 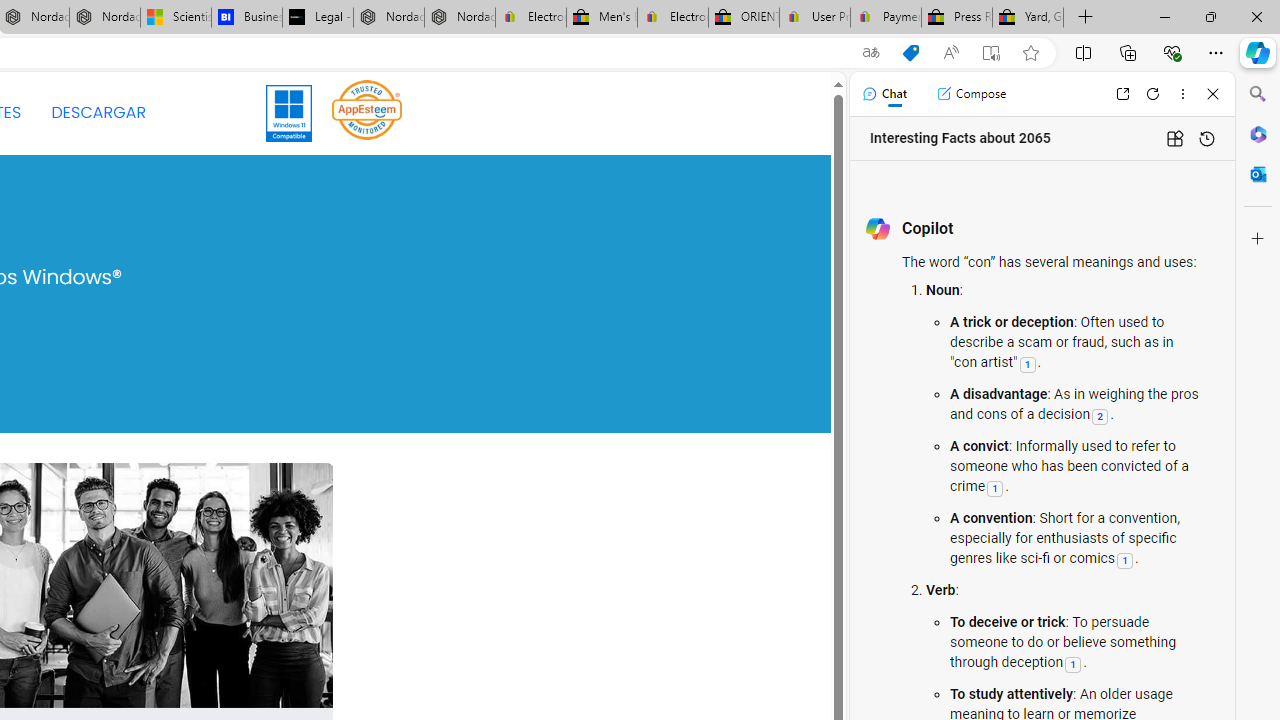 I want to click on 'DESCARGAR', so click(x=97, y=113).